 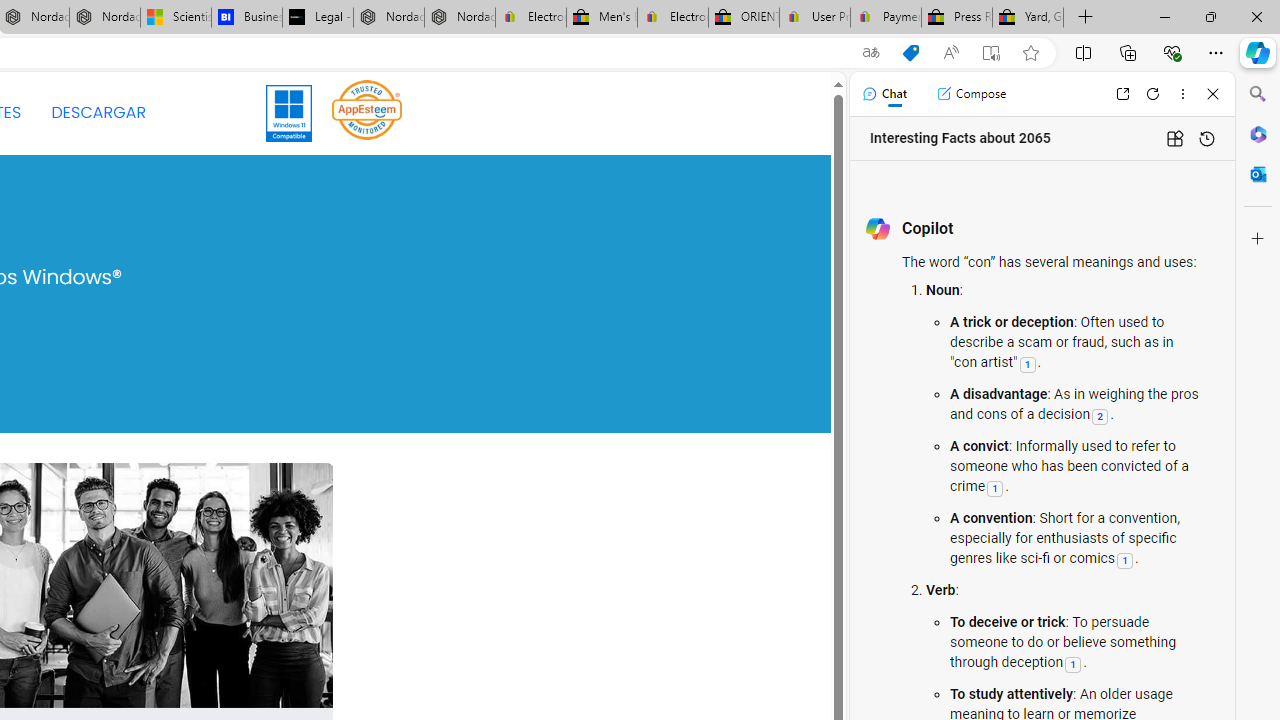 I want to click on 'DESCARGAR', so click(x=97, y=113).